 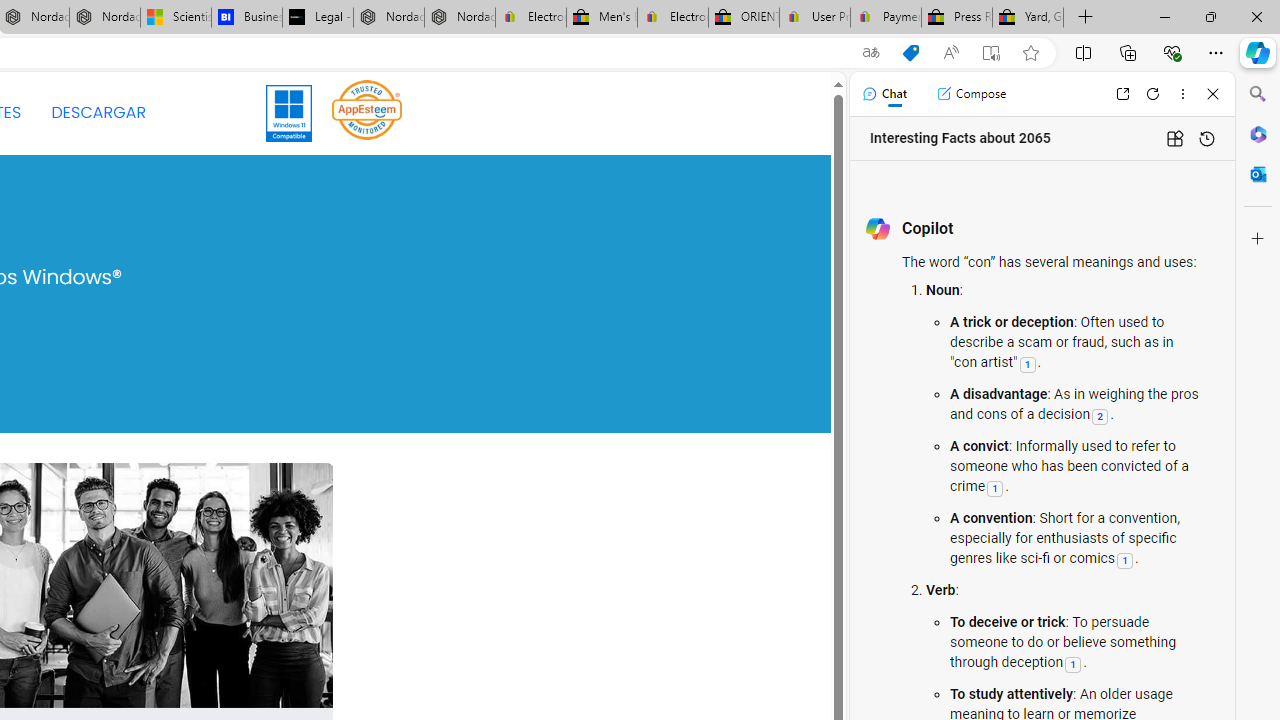 I want to click on 'DESCARGAR', so click(x=97, y=113).